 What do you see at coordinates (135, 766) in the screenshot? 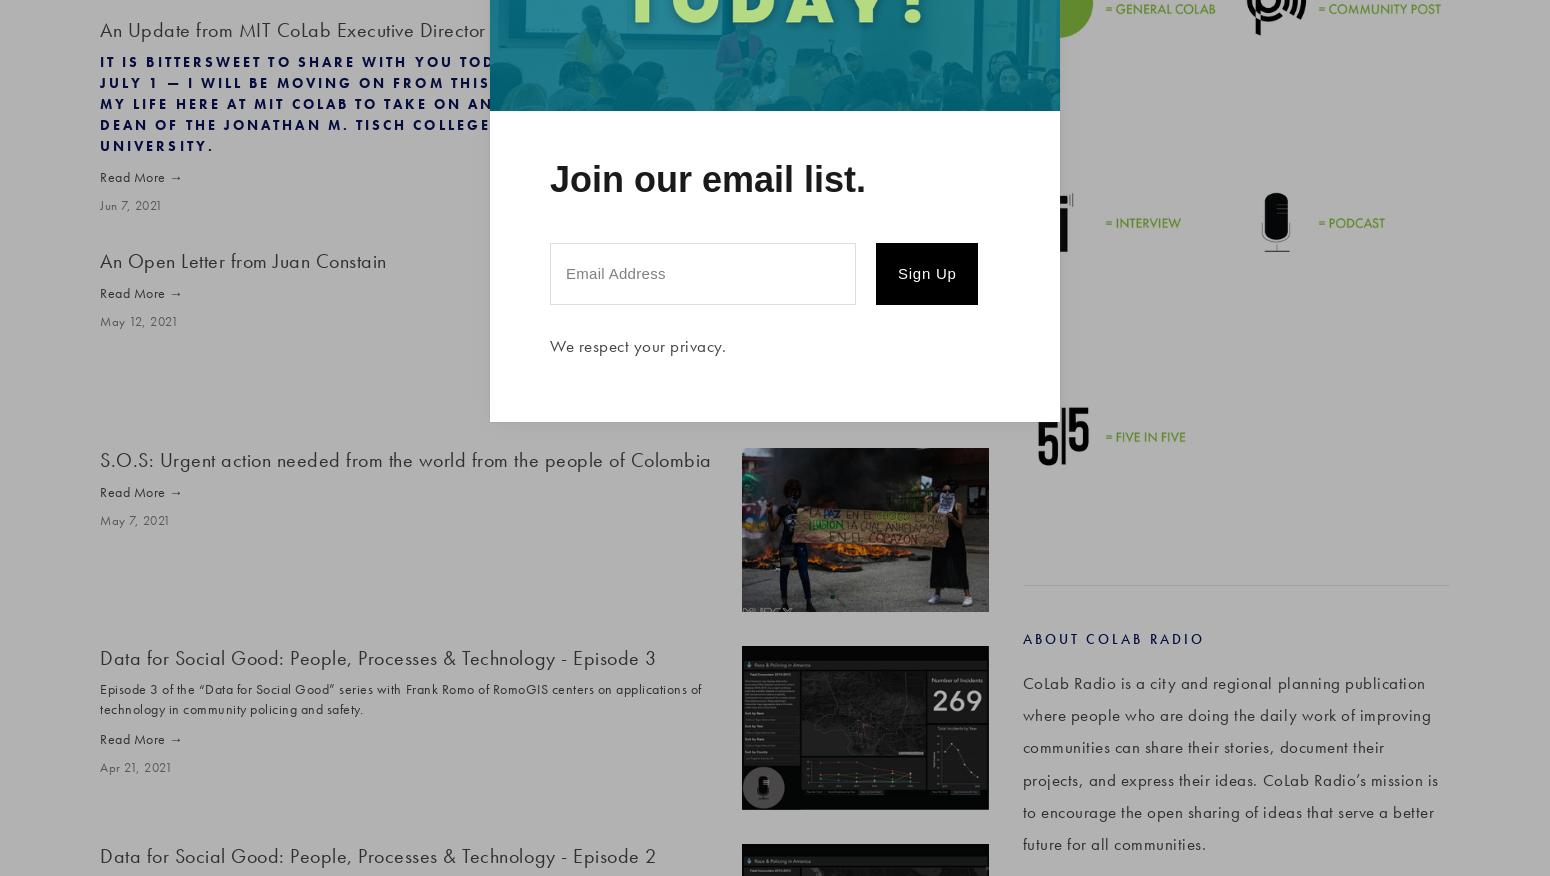
I see `'Apr 21, 2021'` at bounding box center [135, 766].